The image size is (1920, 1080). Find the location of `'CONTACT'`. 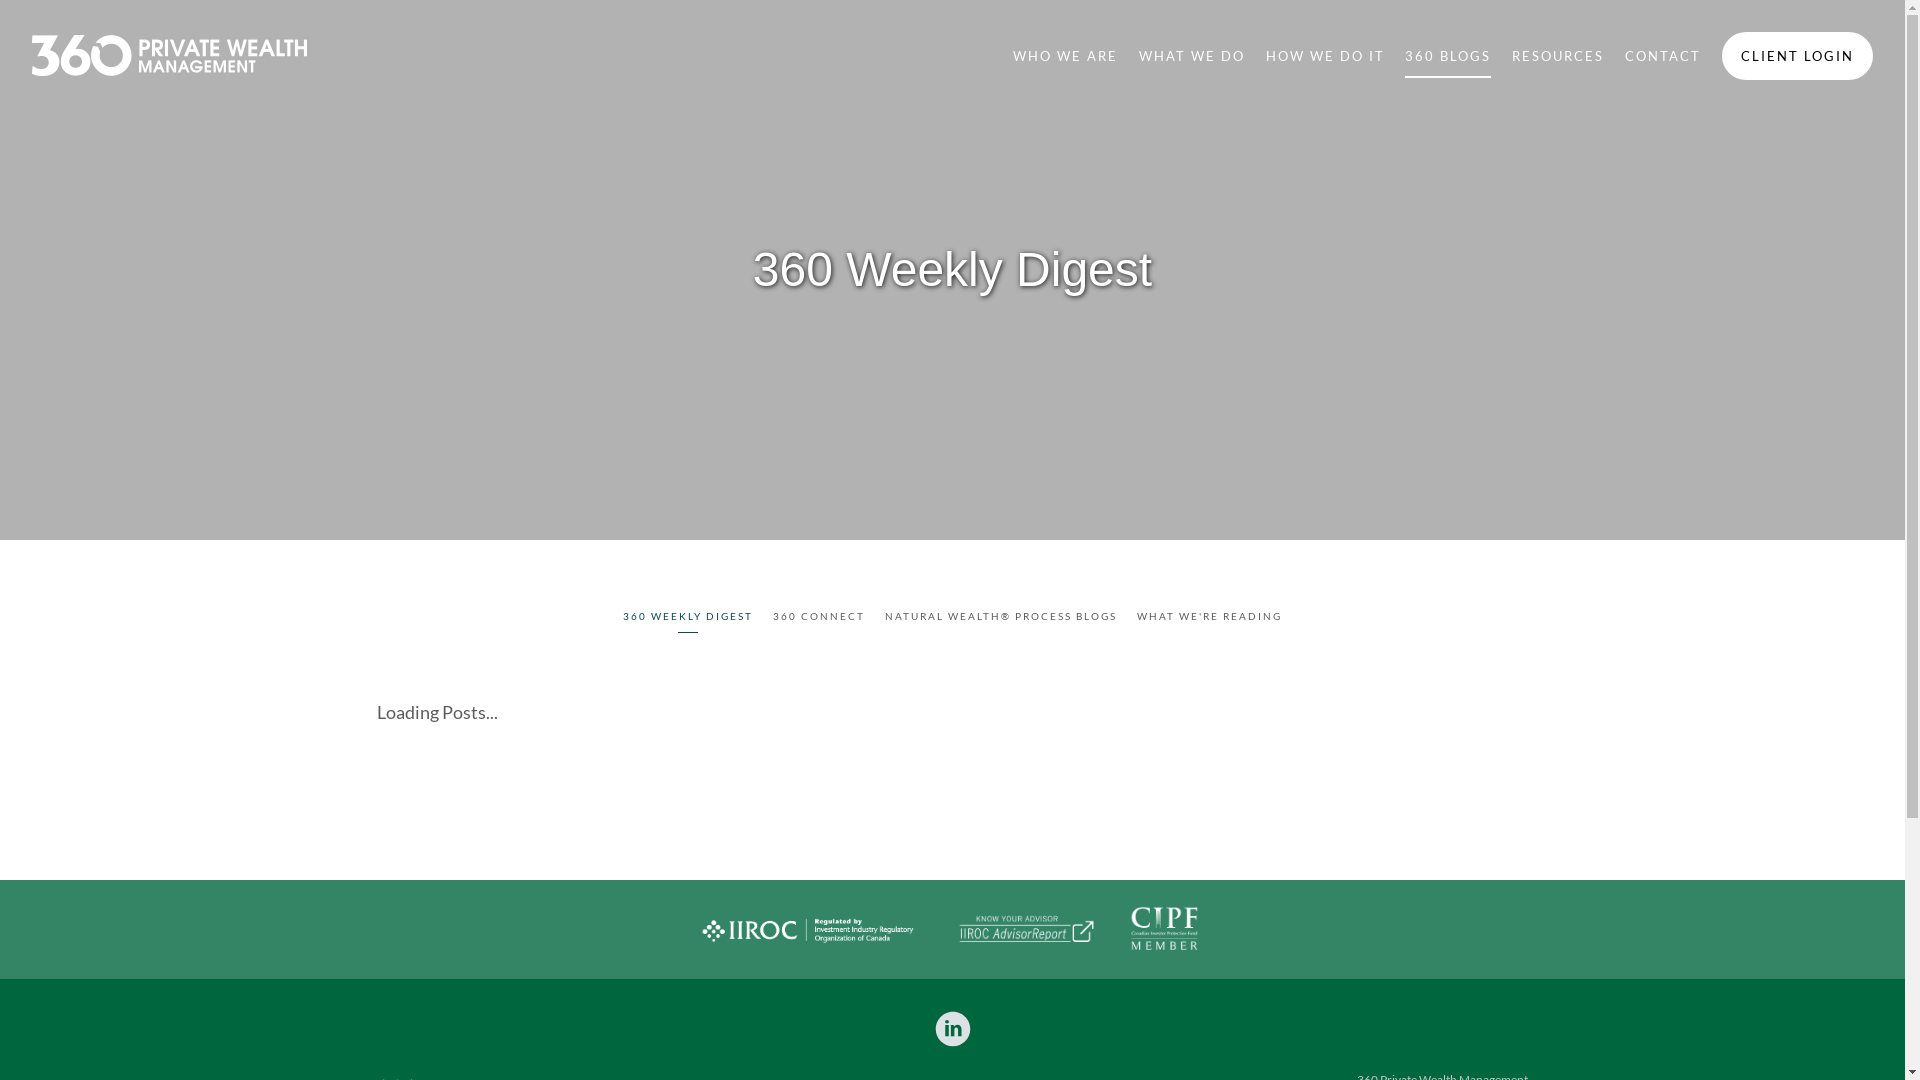

'CONTACT' is located at coordinates (1662, 54).